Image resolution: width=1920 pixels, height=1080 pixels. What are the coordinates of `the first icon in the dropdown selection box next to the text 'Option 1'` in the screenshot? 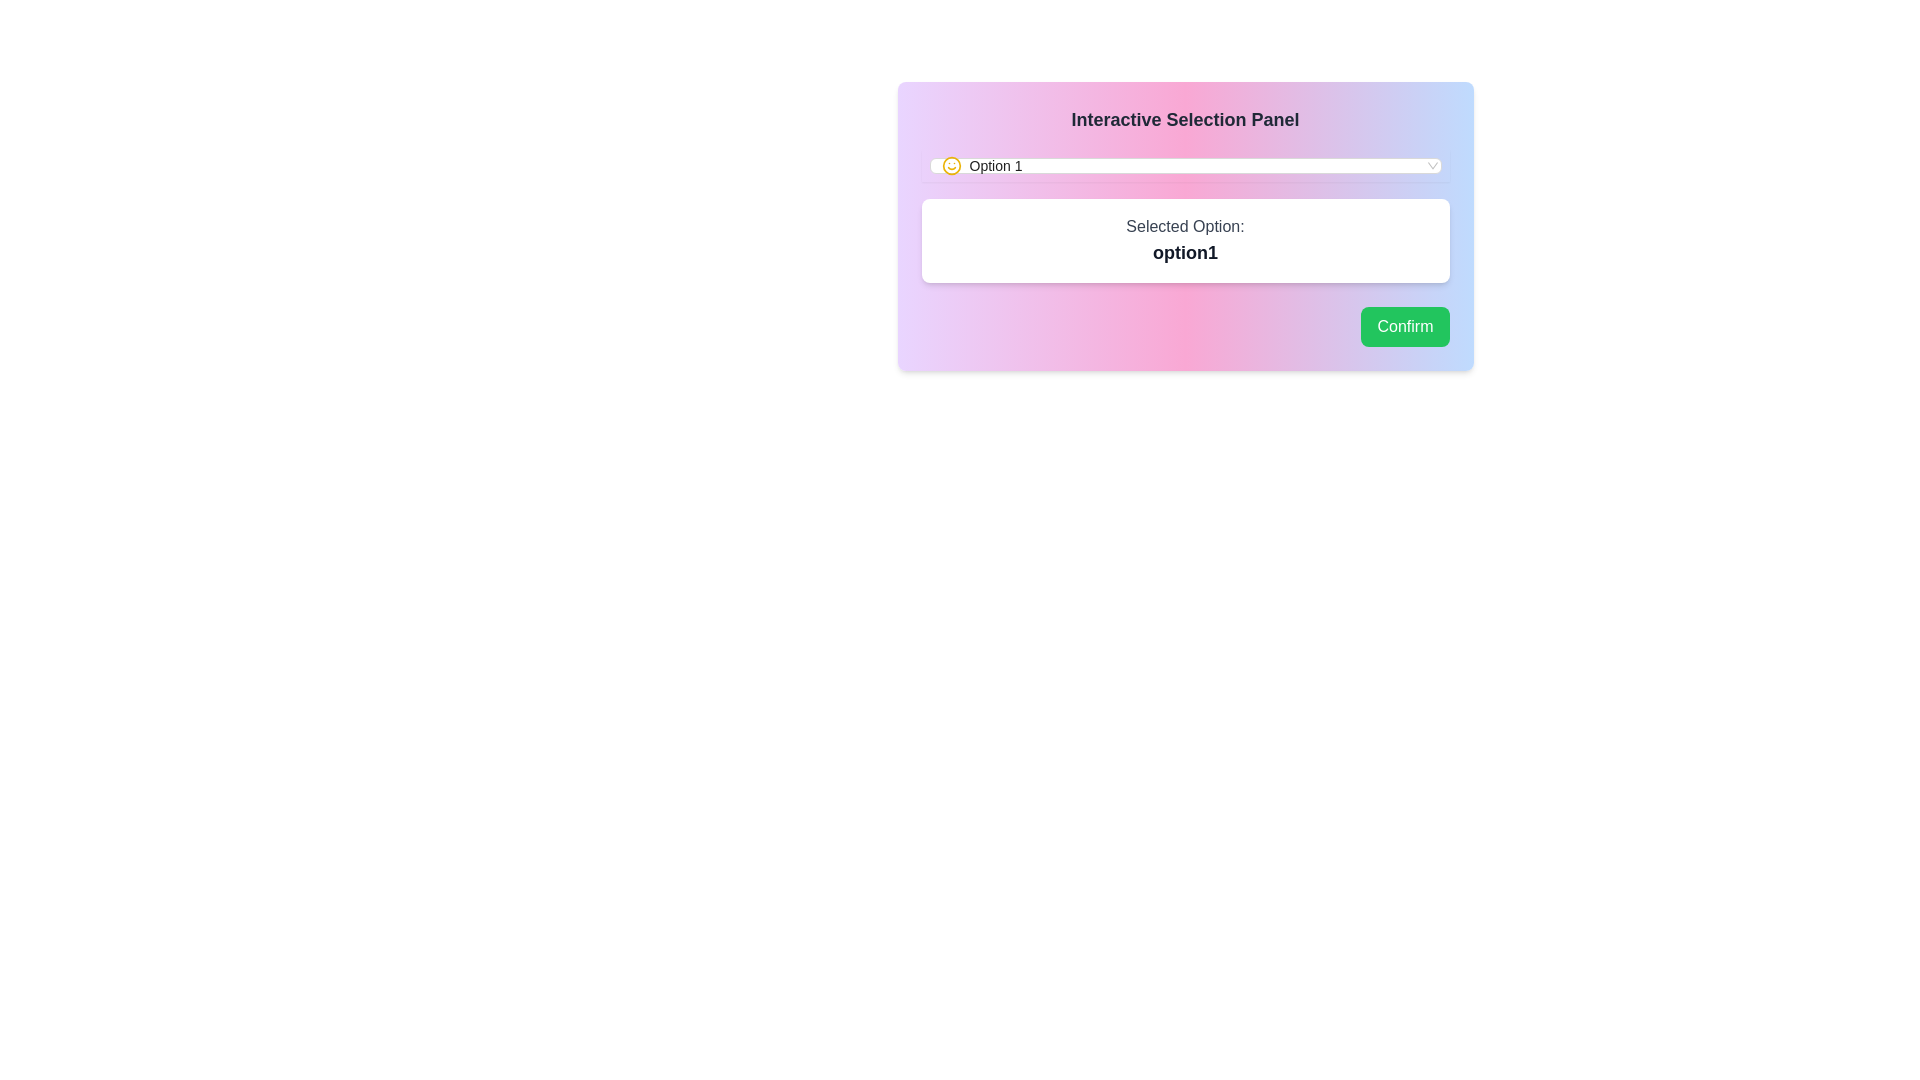 It's located at (950, 164).